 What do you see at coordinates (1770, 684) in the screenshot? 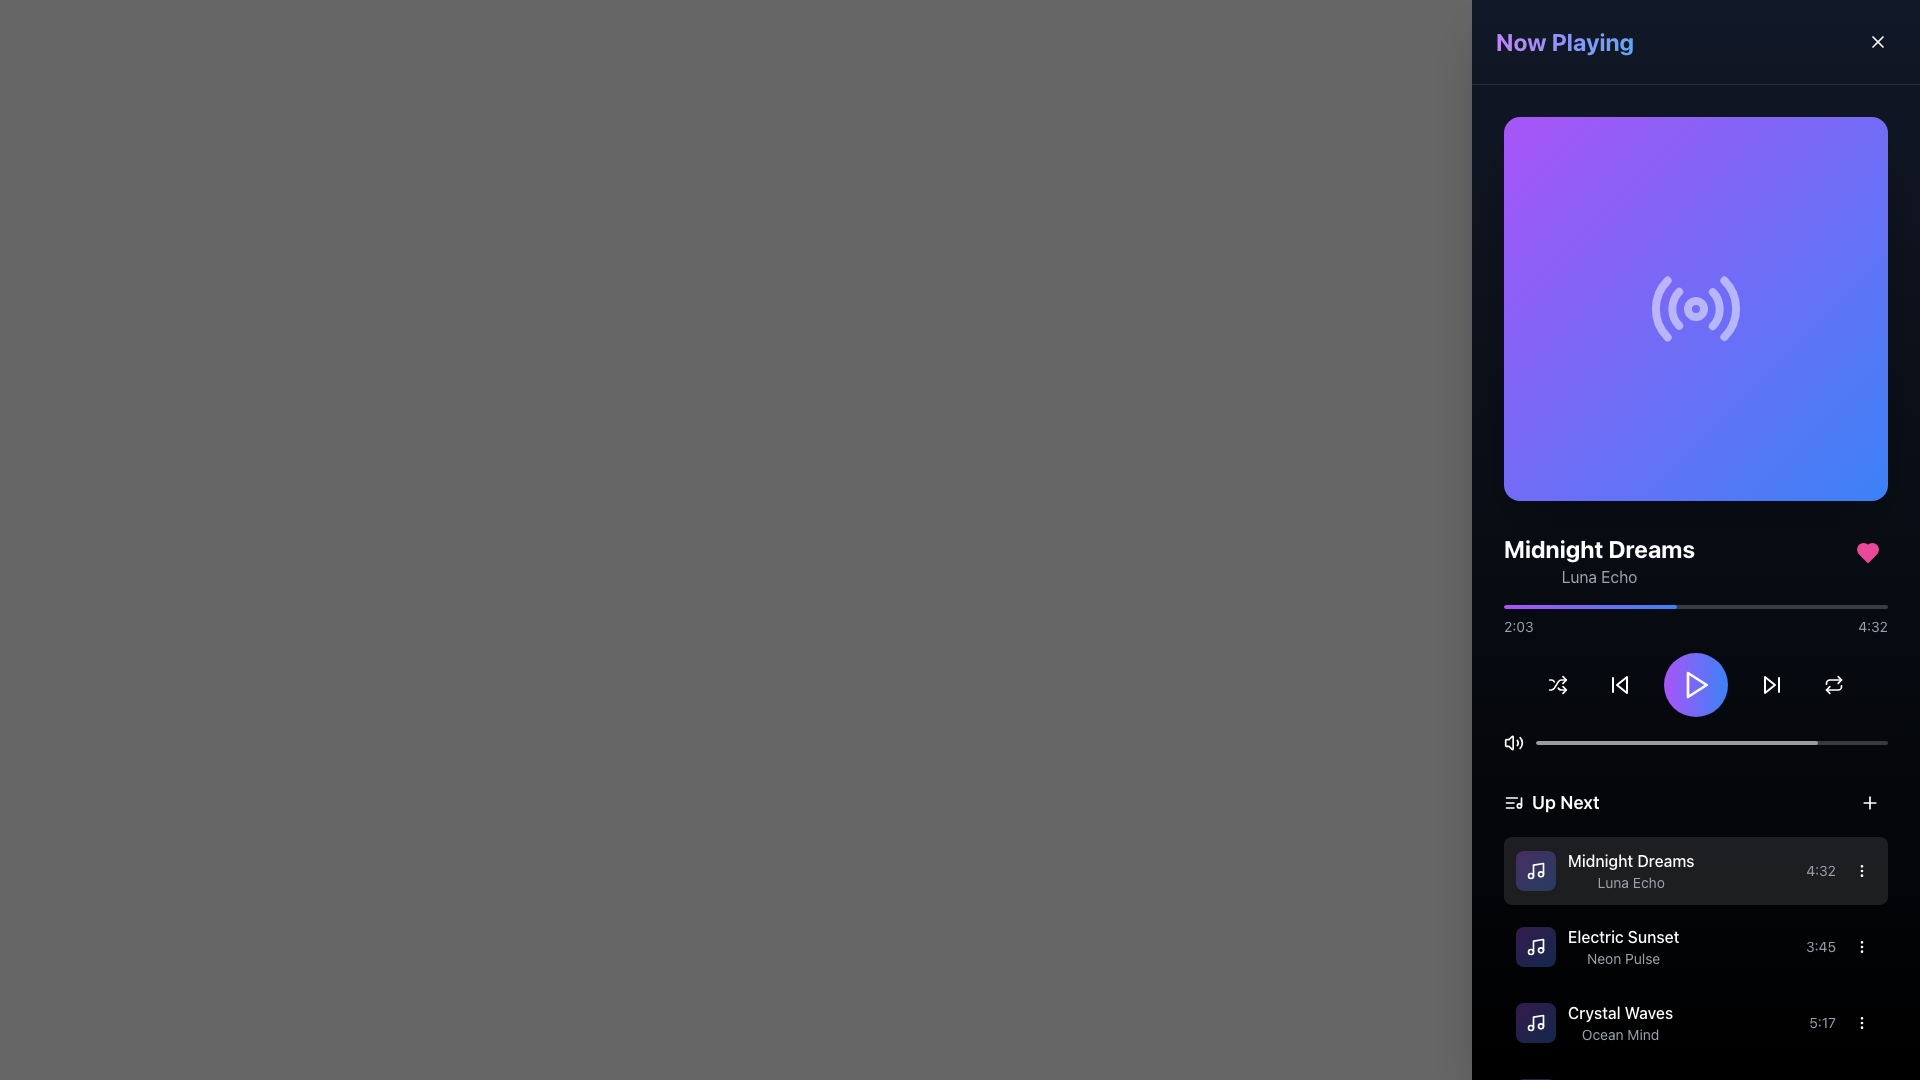
I see `the triangular play/skip-forward button with a black outline located below the track progress bar in the music player interface` at bounding box center [1770, 684].